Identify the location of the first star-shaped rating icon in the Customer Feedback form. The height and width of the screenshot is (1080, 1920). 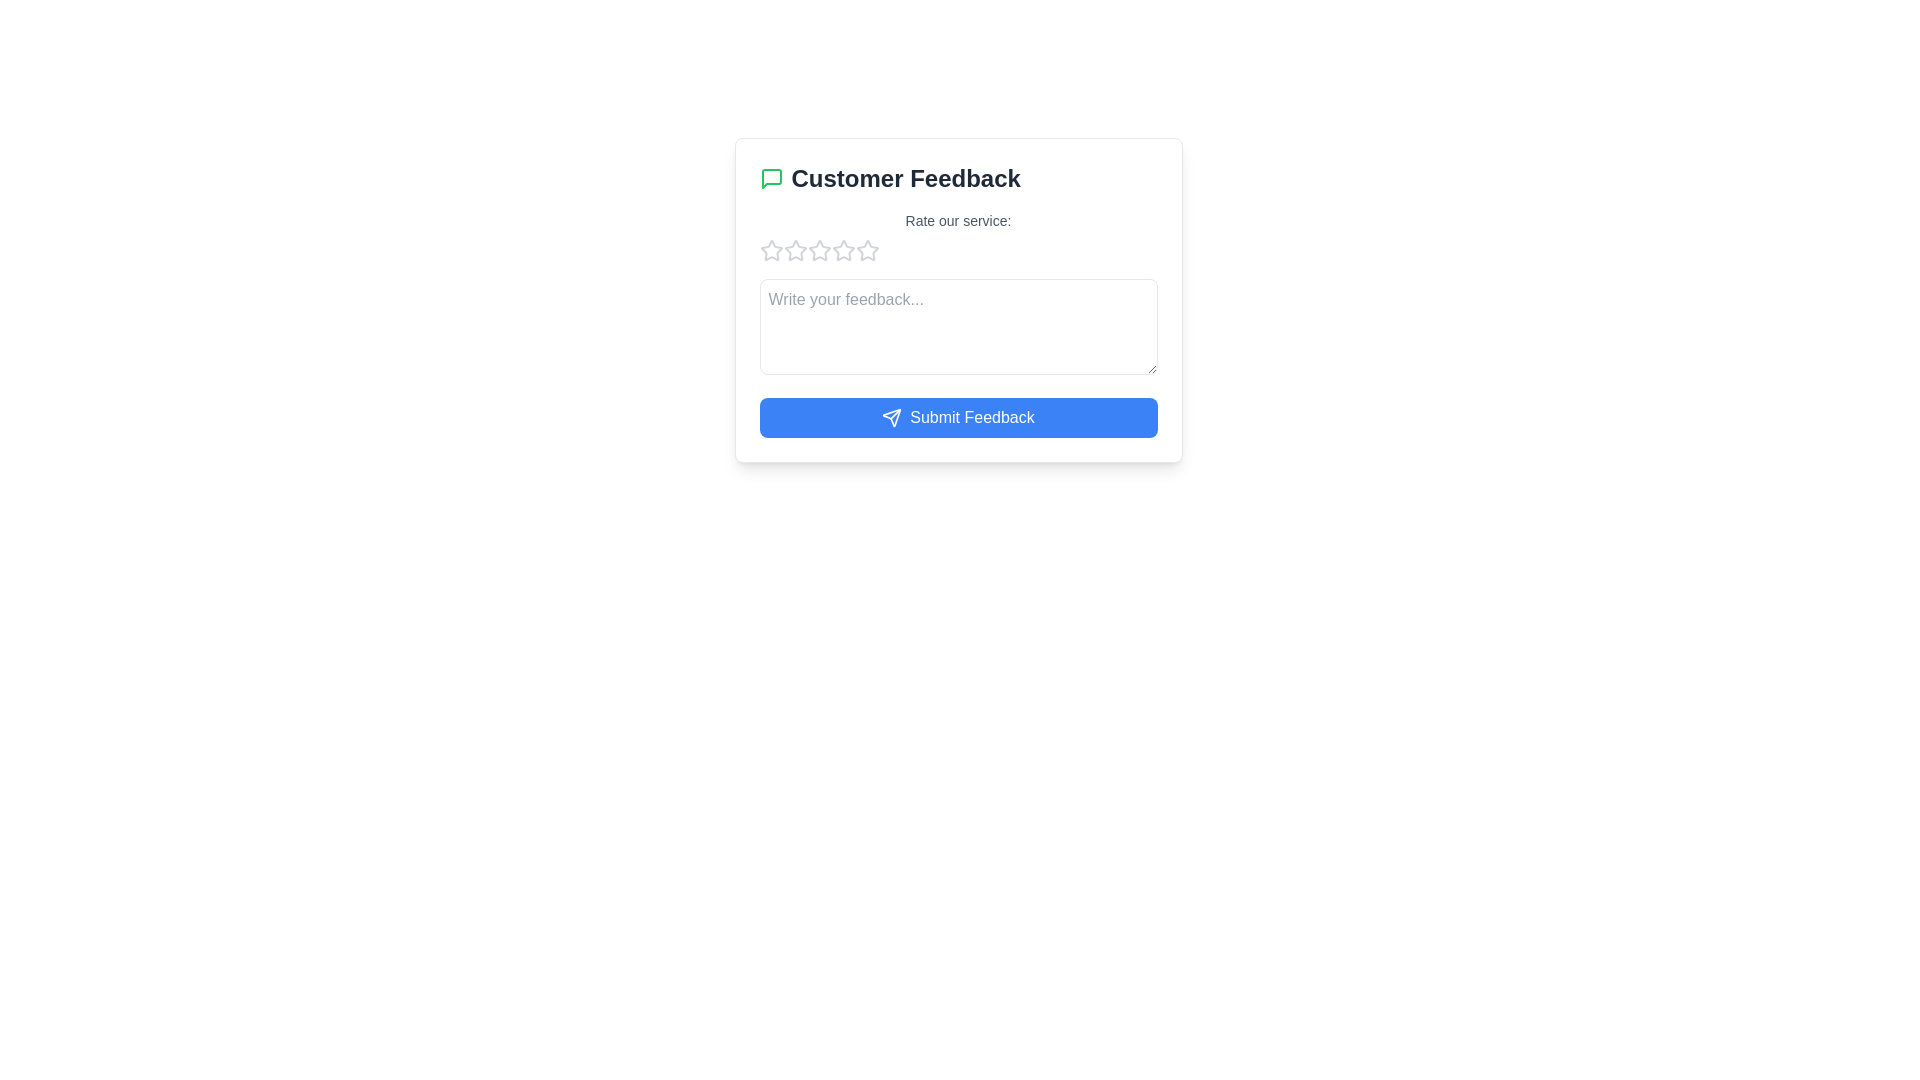
(770, 249).